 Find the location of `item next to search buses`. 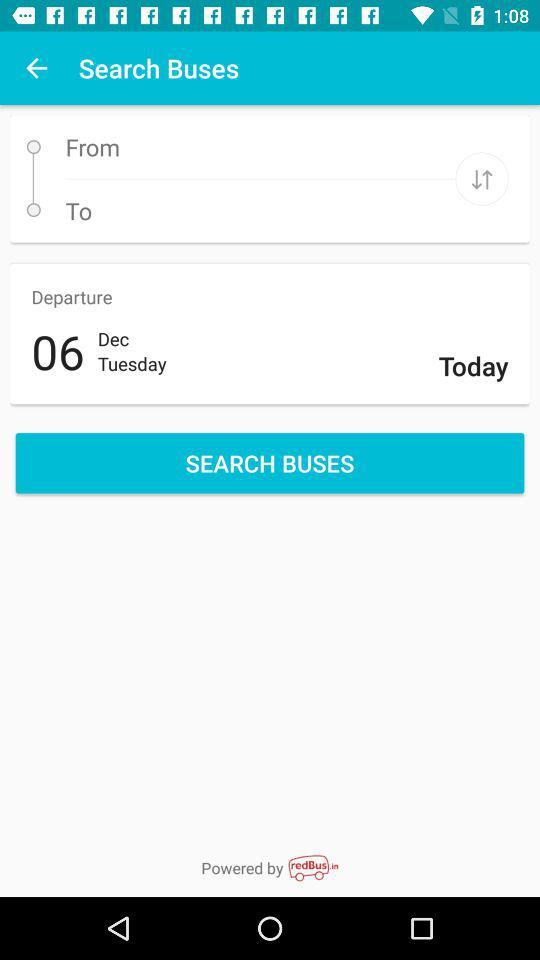

item next to search buses is located at coordinates (36, 68).